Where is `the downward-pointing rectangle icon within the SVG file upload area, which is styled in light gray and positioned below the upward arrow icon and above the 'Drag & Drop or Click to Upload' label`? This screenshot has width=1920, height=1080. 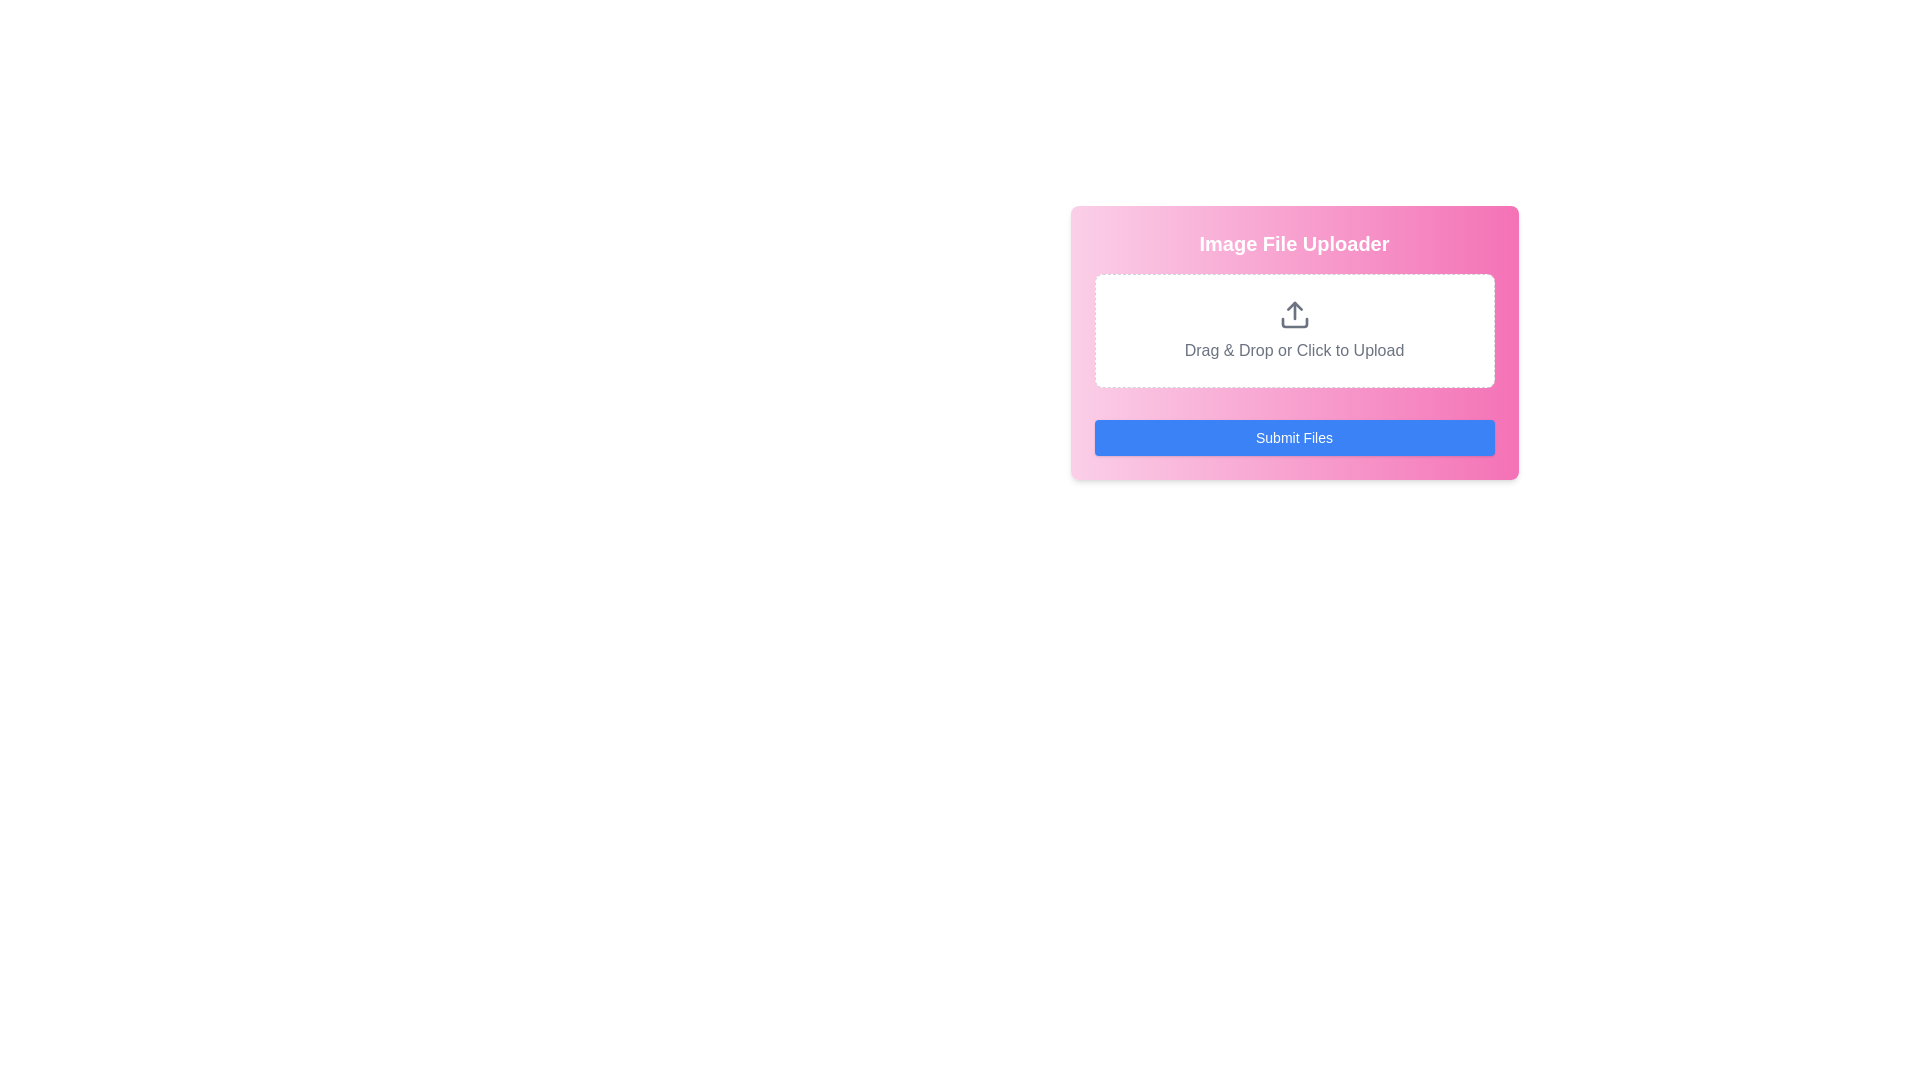 the downward-pointing rectangle icon within the SVG file upload area, which is styled in light gray and positioned below the upward arrow icon and above the 'Drag & Drop or Click to Upload' label is located at coordinates (1294, 322).